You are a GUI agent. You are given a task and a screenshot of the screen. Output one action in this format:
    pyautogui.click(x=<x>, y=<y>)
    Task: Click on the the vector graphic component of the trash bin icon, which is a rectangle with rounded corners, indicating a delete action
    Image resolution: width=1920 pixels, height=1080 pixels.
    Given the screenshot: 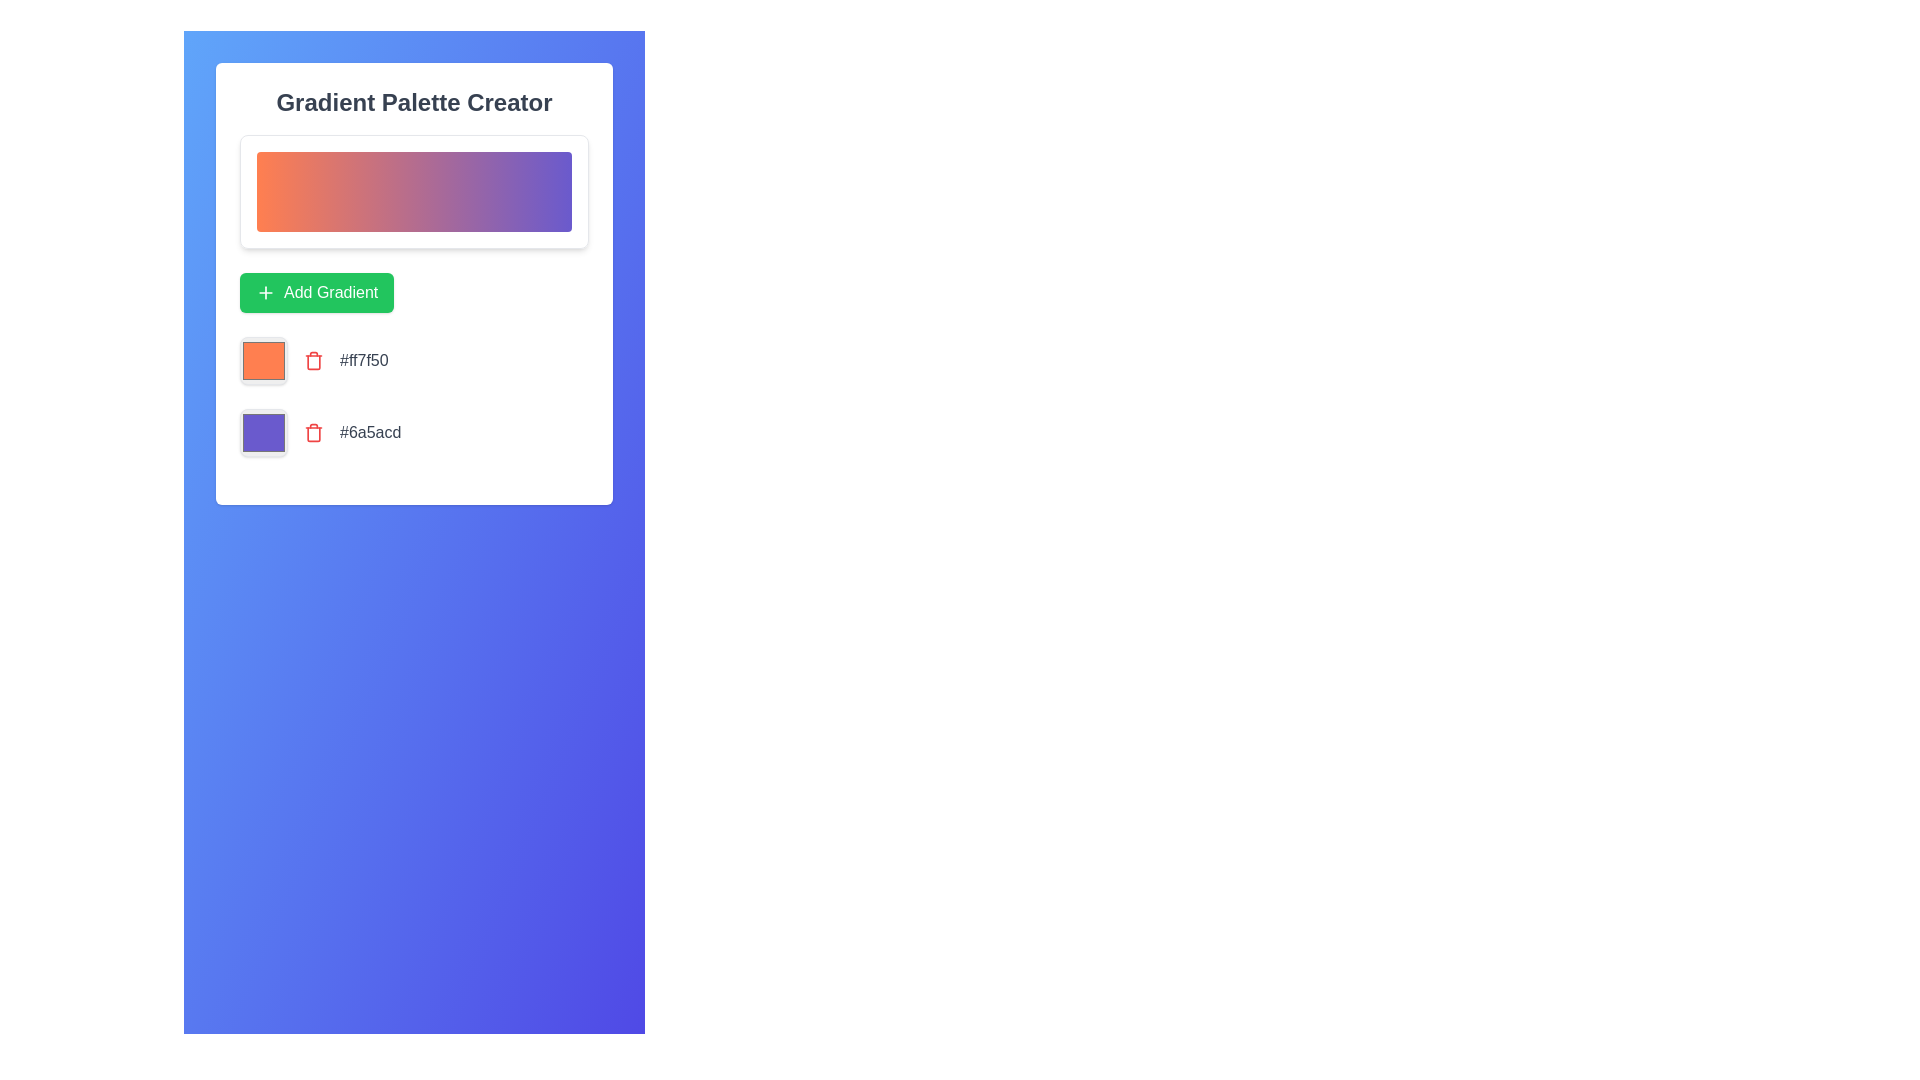 What is the action you would take?
    pyautogui.click(x=312, y=433)
    